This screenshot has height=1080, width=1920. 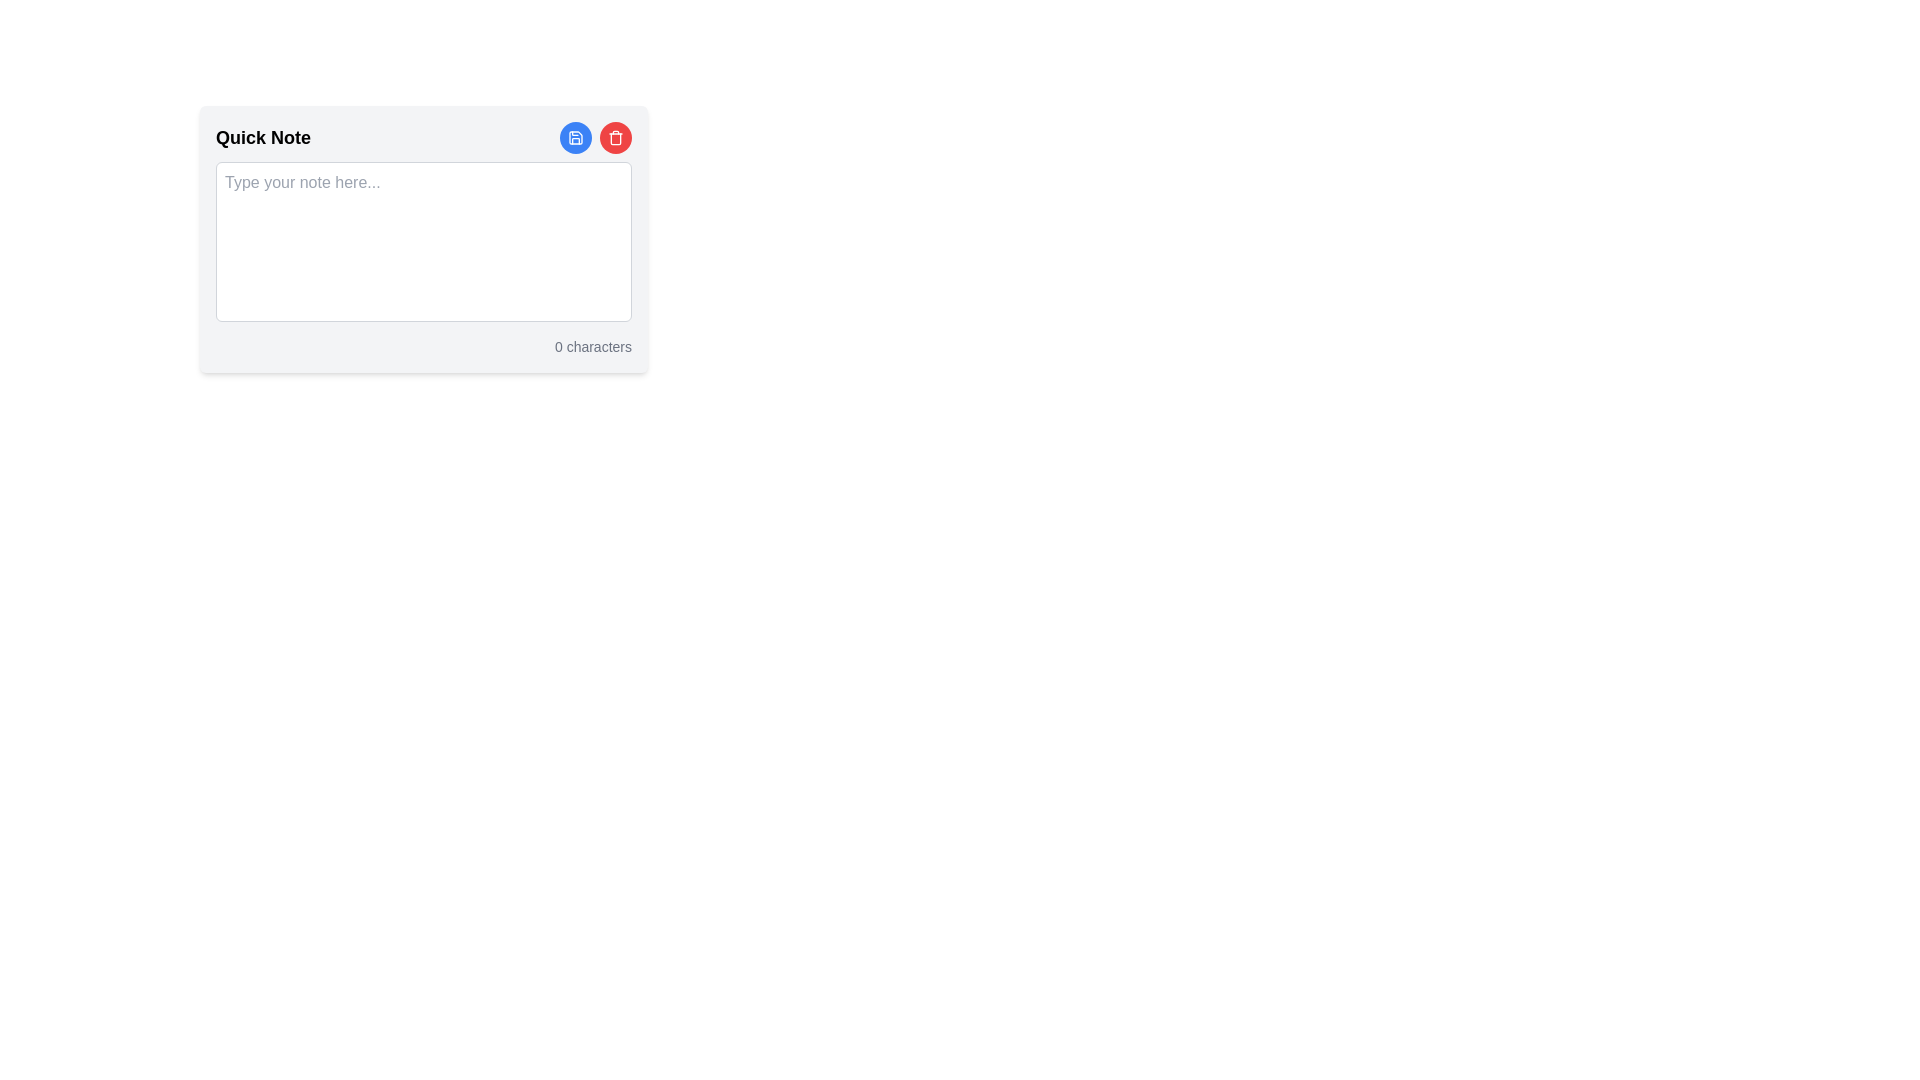 What do you see at coordinates (614, 137) in the screenshot?
I see `the trash bin icon button located at the top-right corner of the 'Quick Note' interface` at bounding box center [614, 137].